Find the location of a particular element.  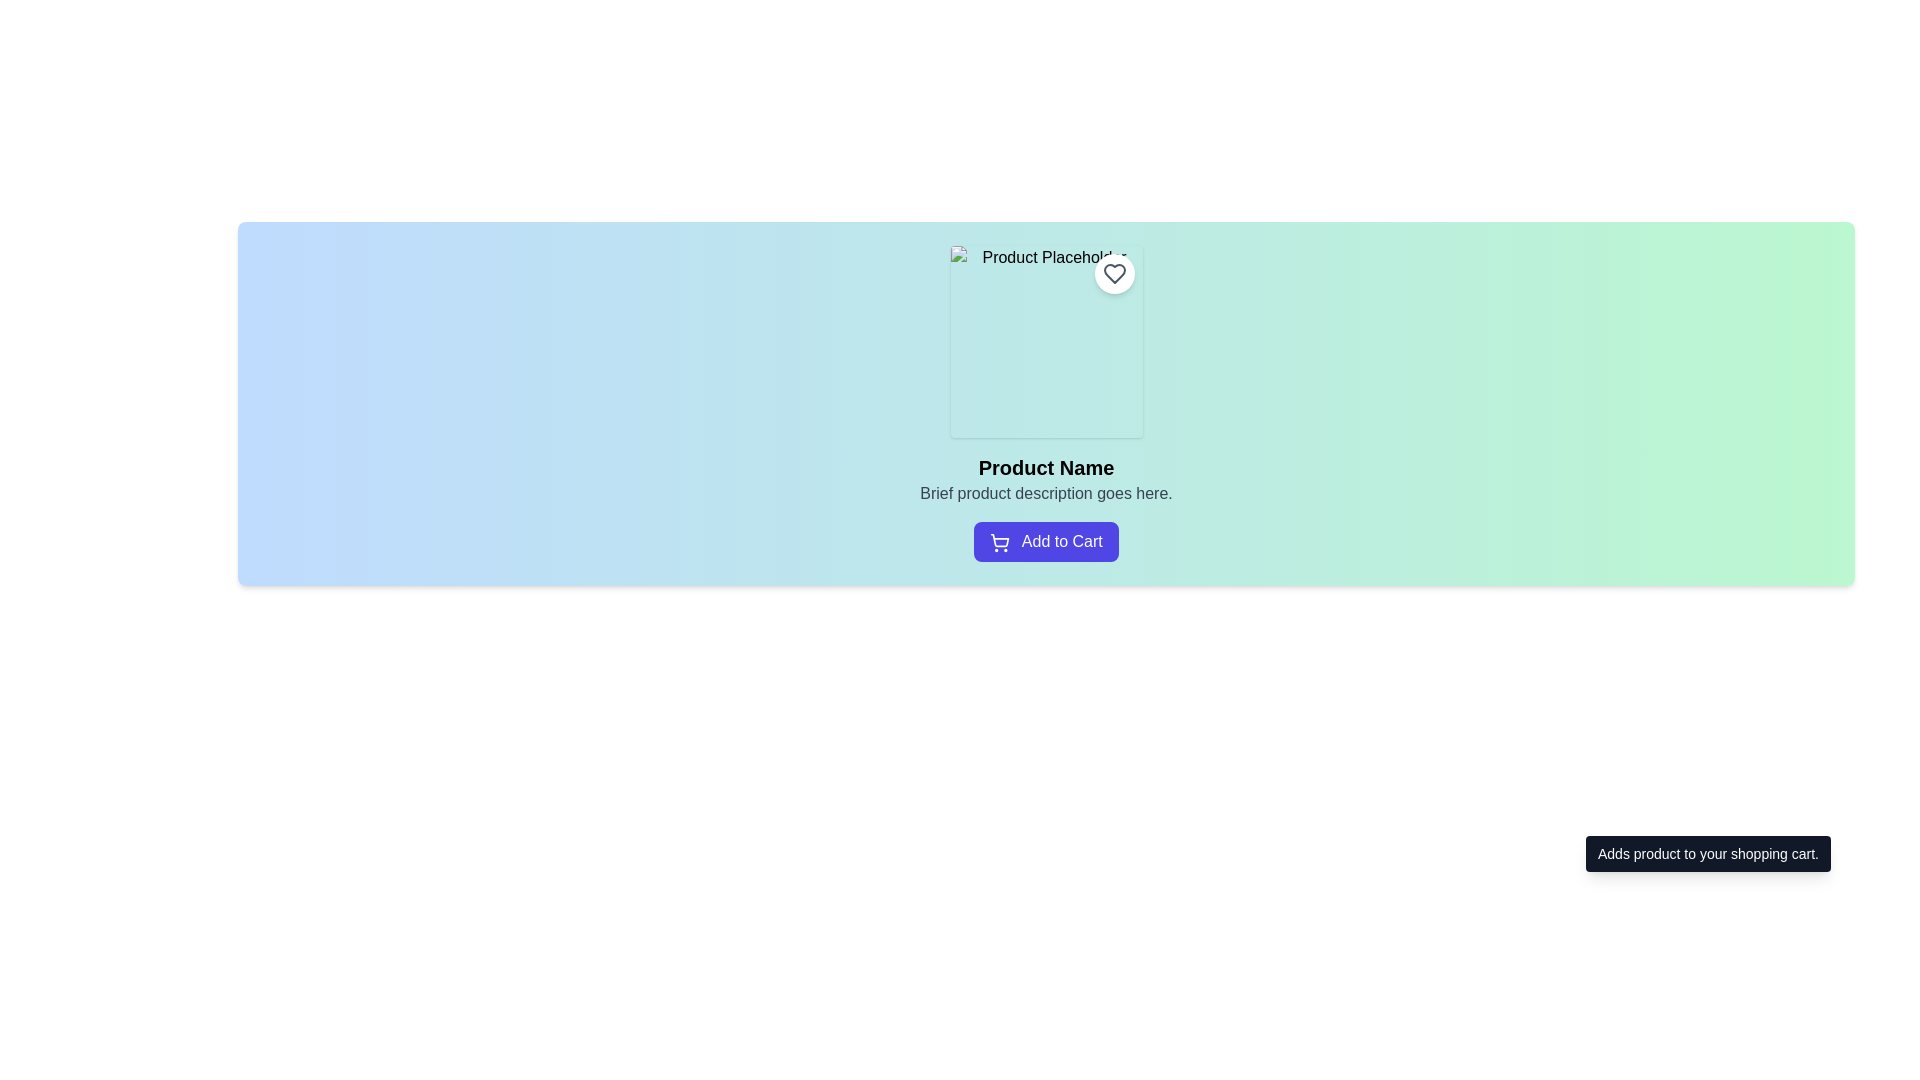

the shopping cart icon located within the 'Add to Cart' button at the bottom of the card layout is located at coordinates (999, 540).